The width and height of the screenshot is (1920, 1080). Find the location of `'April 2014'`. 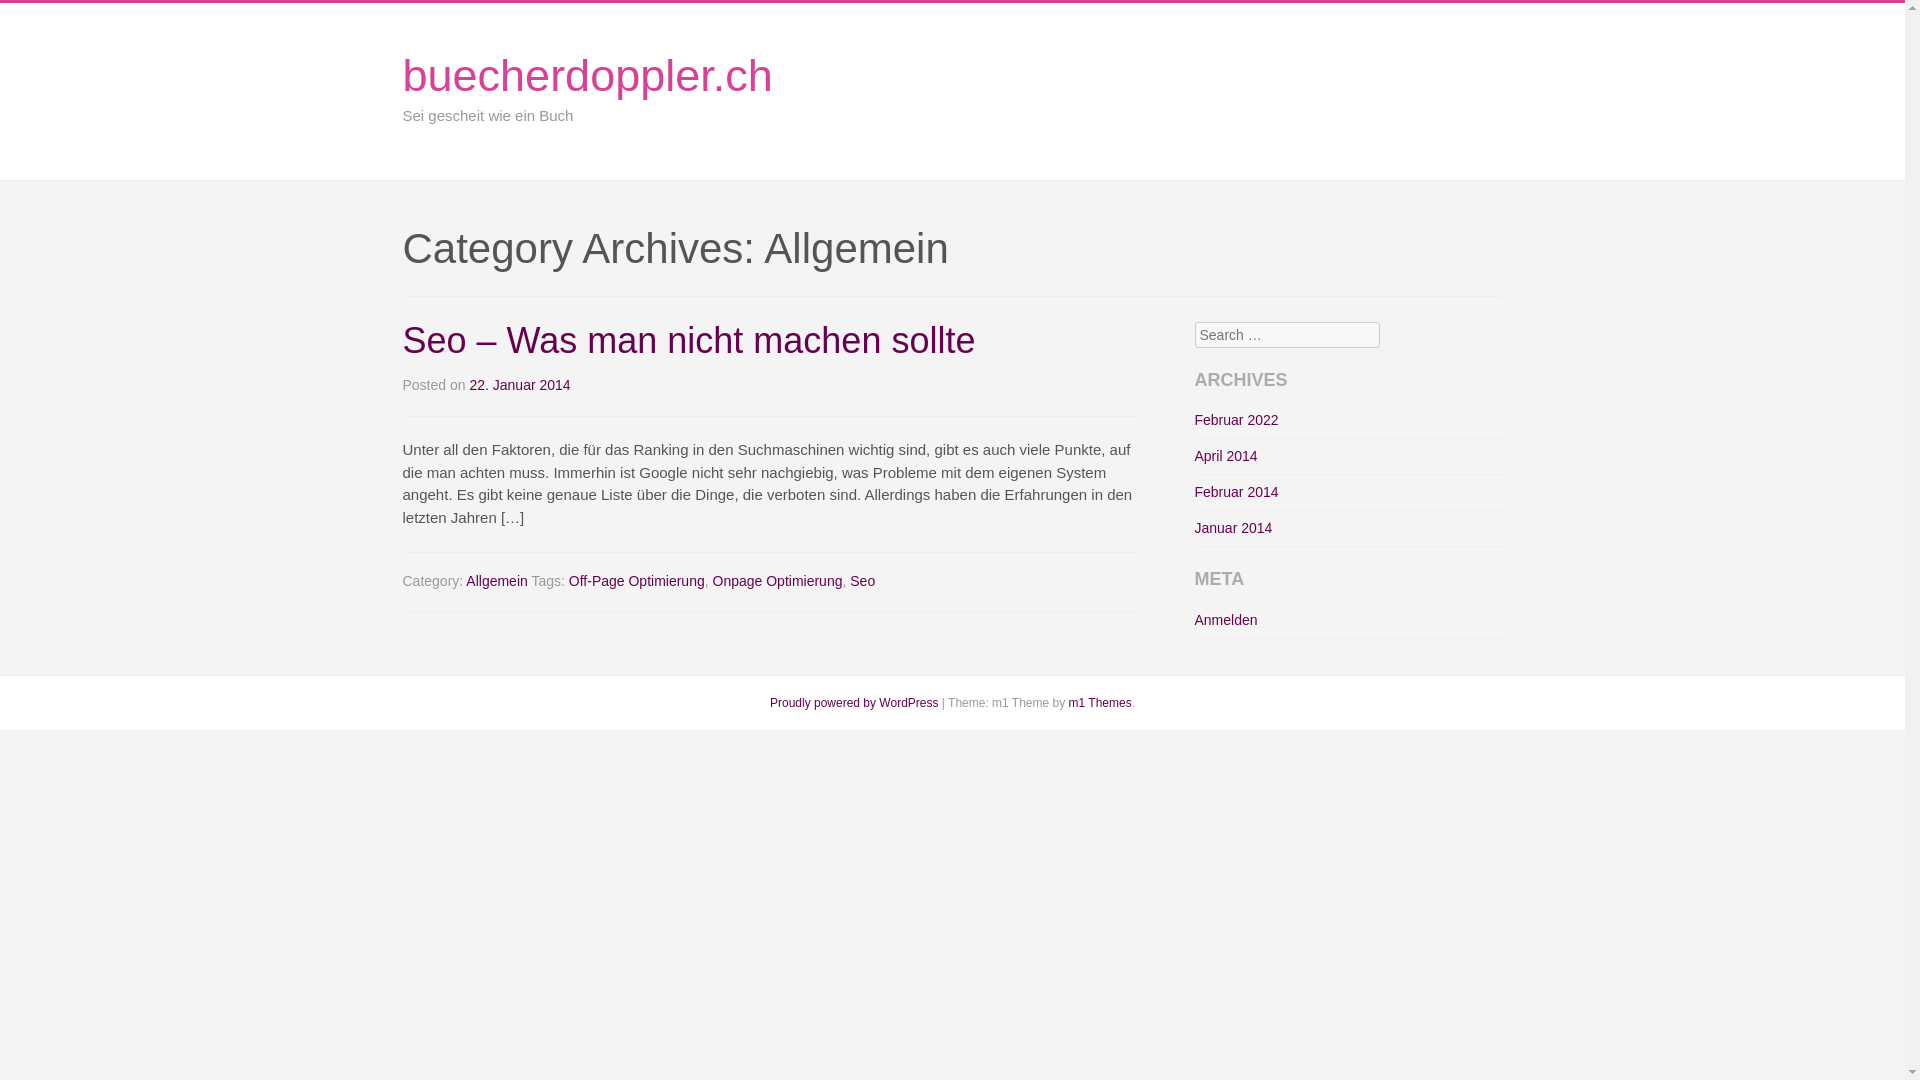

'April 2014' is located at coordinates (1194, 455).